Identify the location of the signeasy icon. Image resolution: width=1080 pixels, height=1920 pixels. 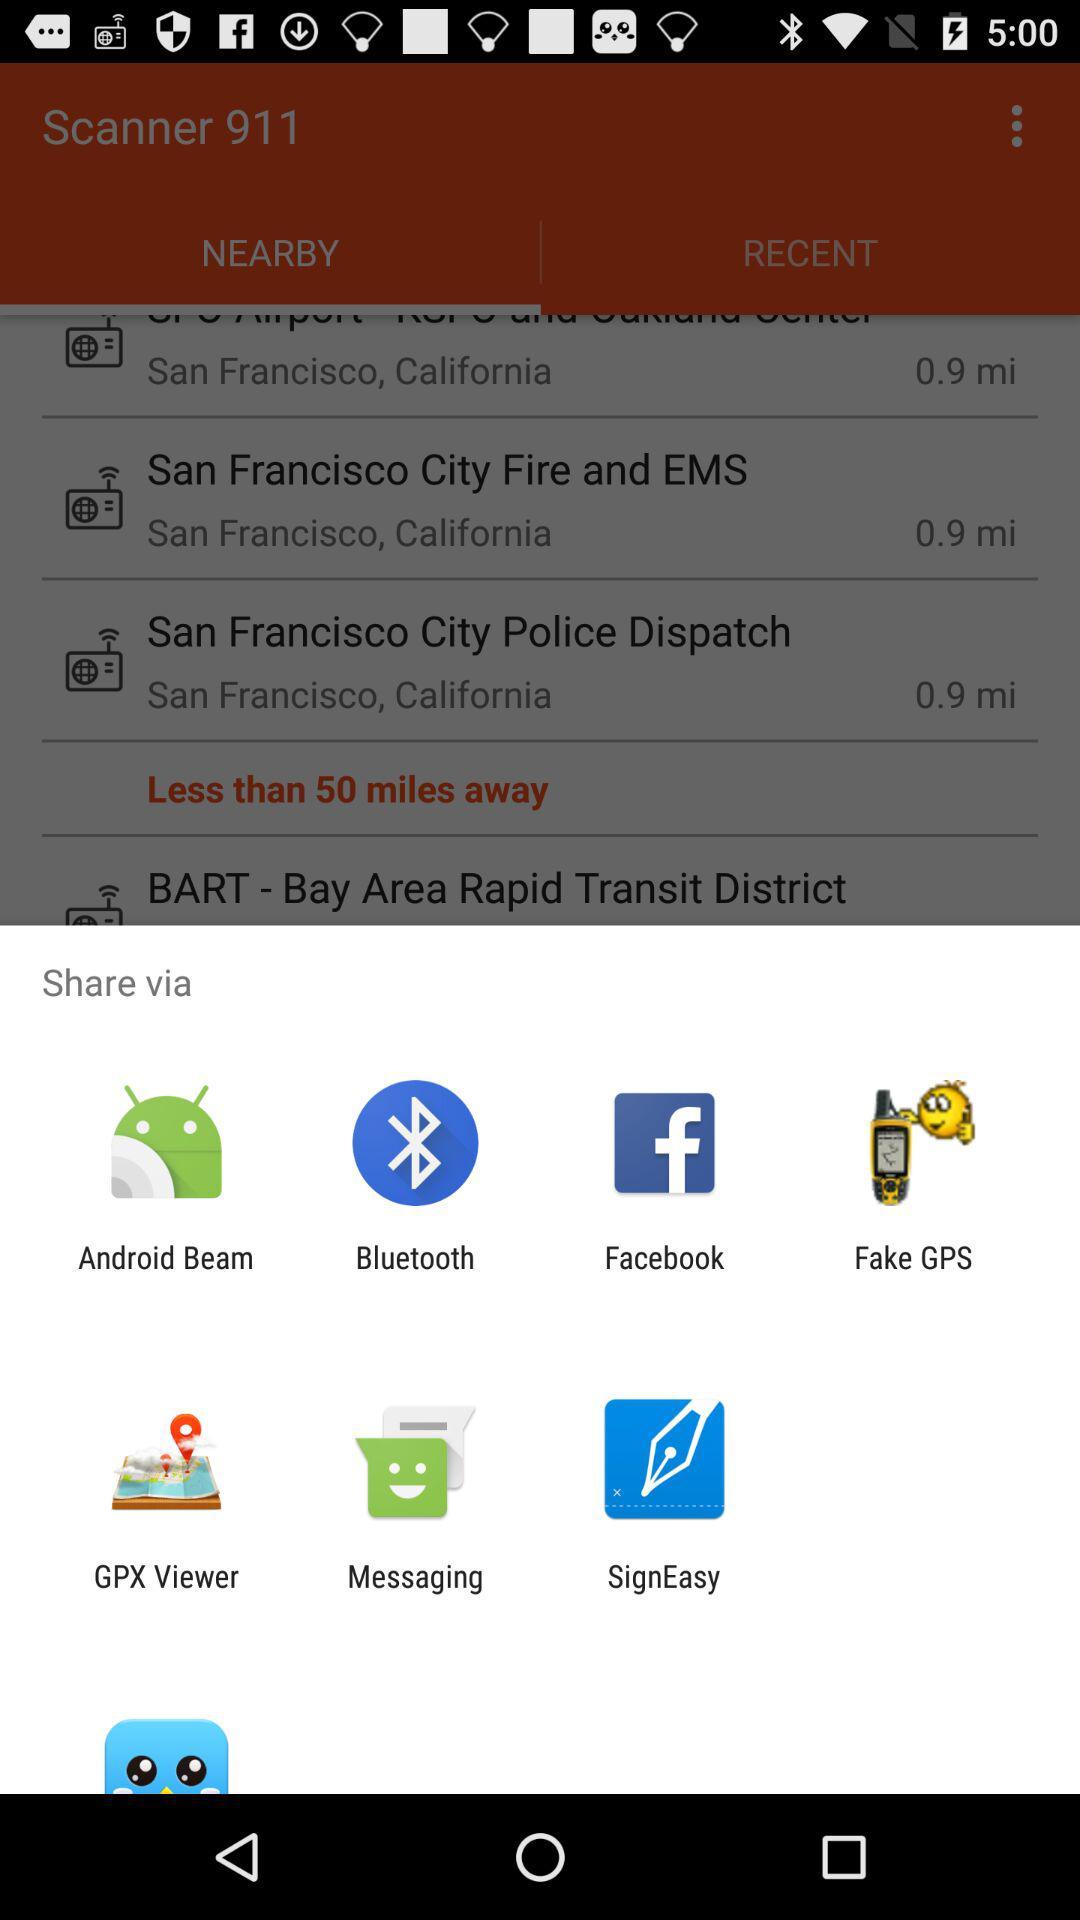
(664, 1592).